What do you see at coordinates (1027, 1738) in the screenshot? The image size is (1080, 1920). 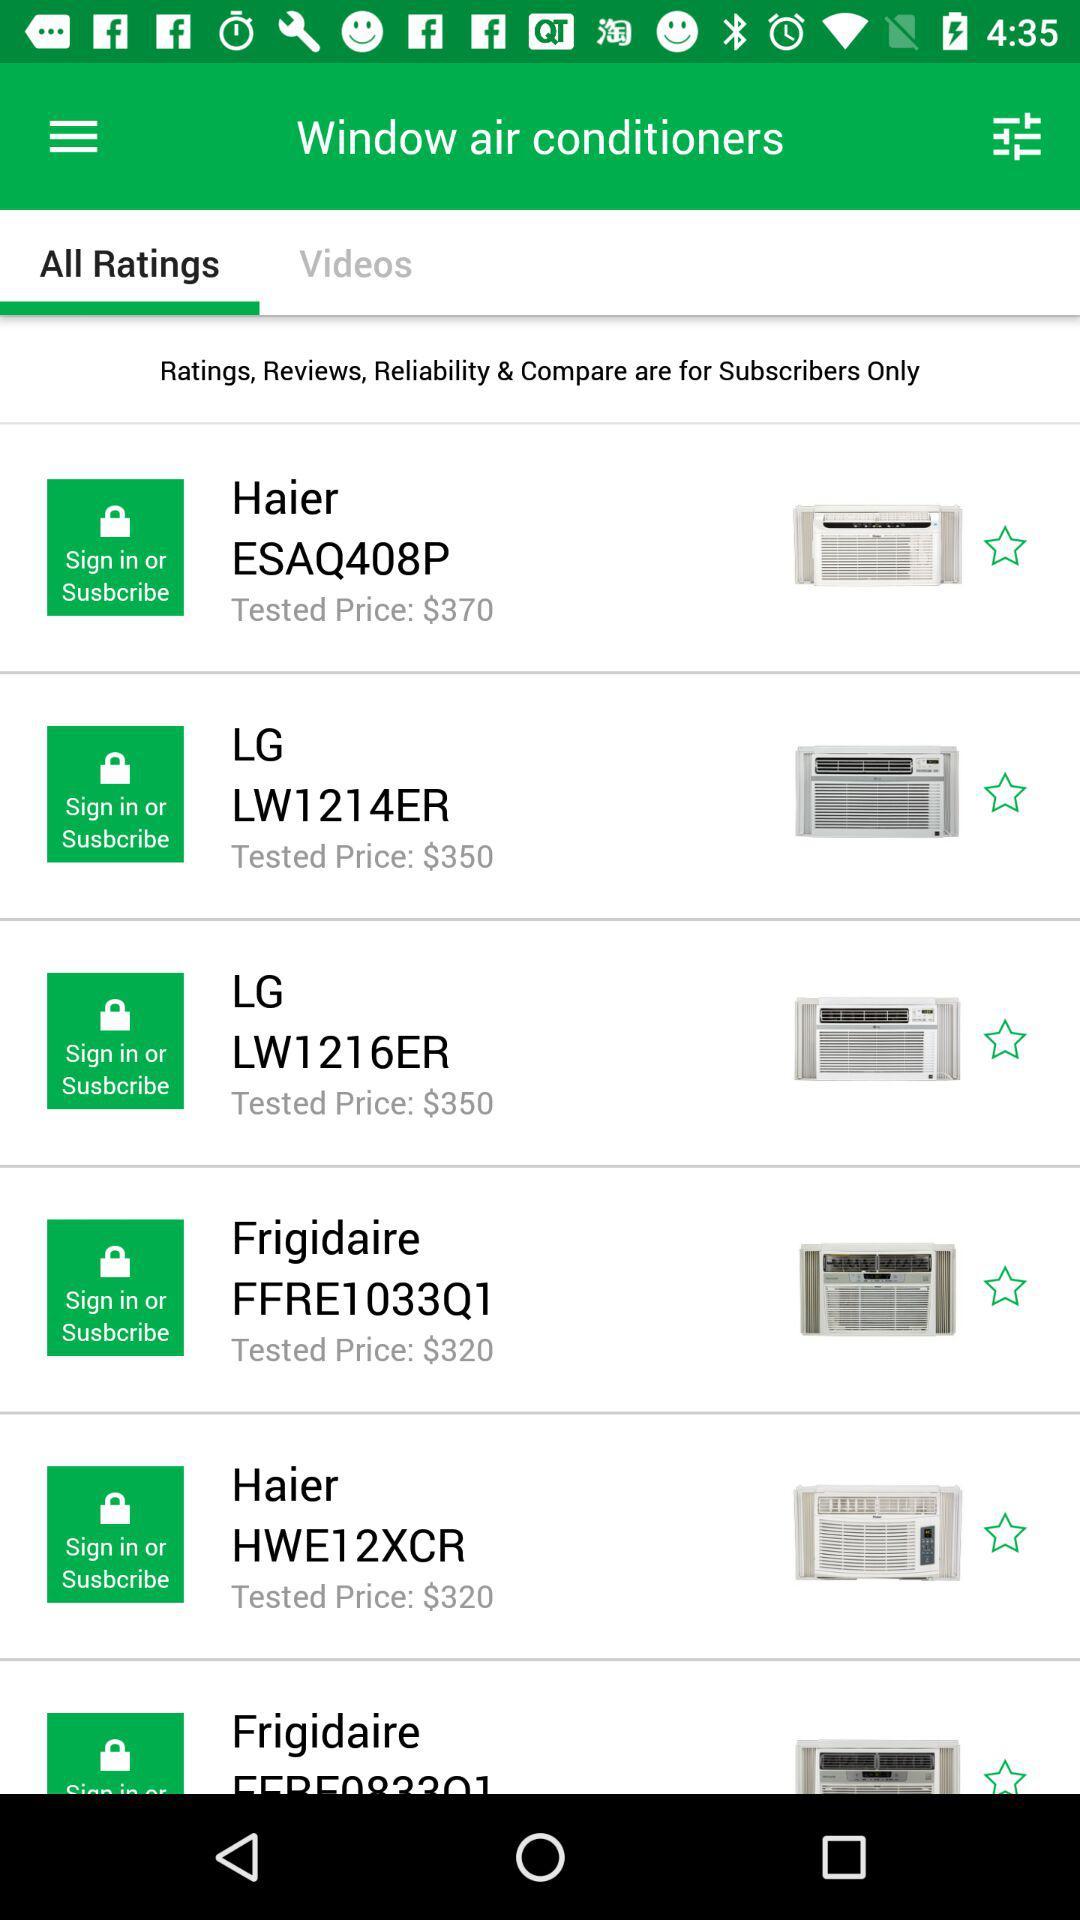 I see `the icon represented rating of the given product` at bounding box center [1027, 1738].